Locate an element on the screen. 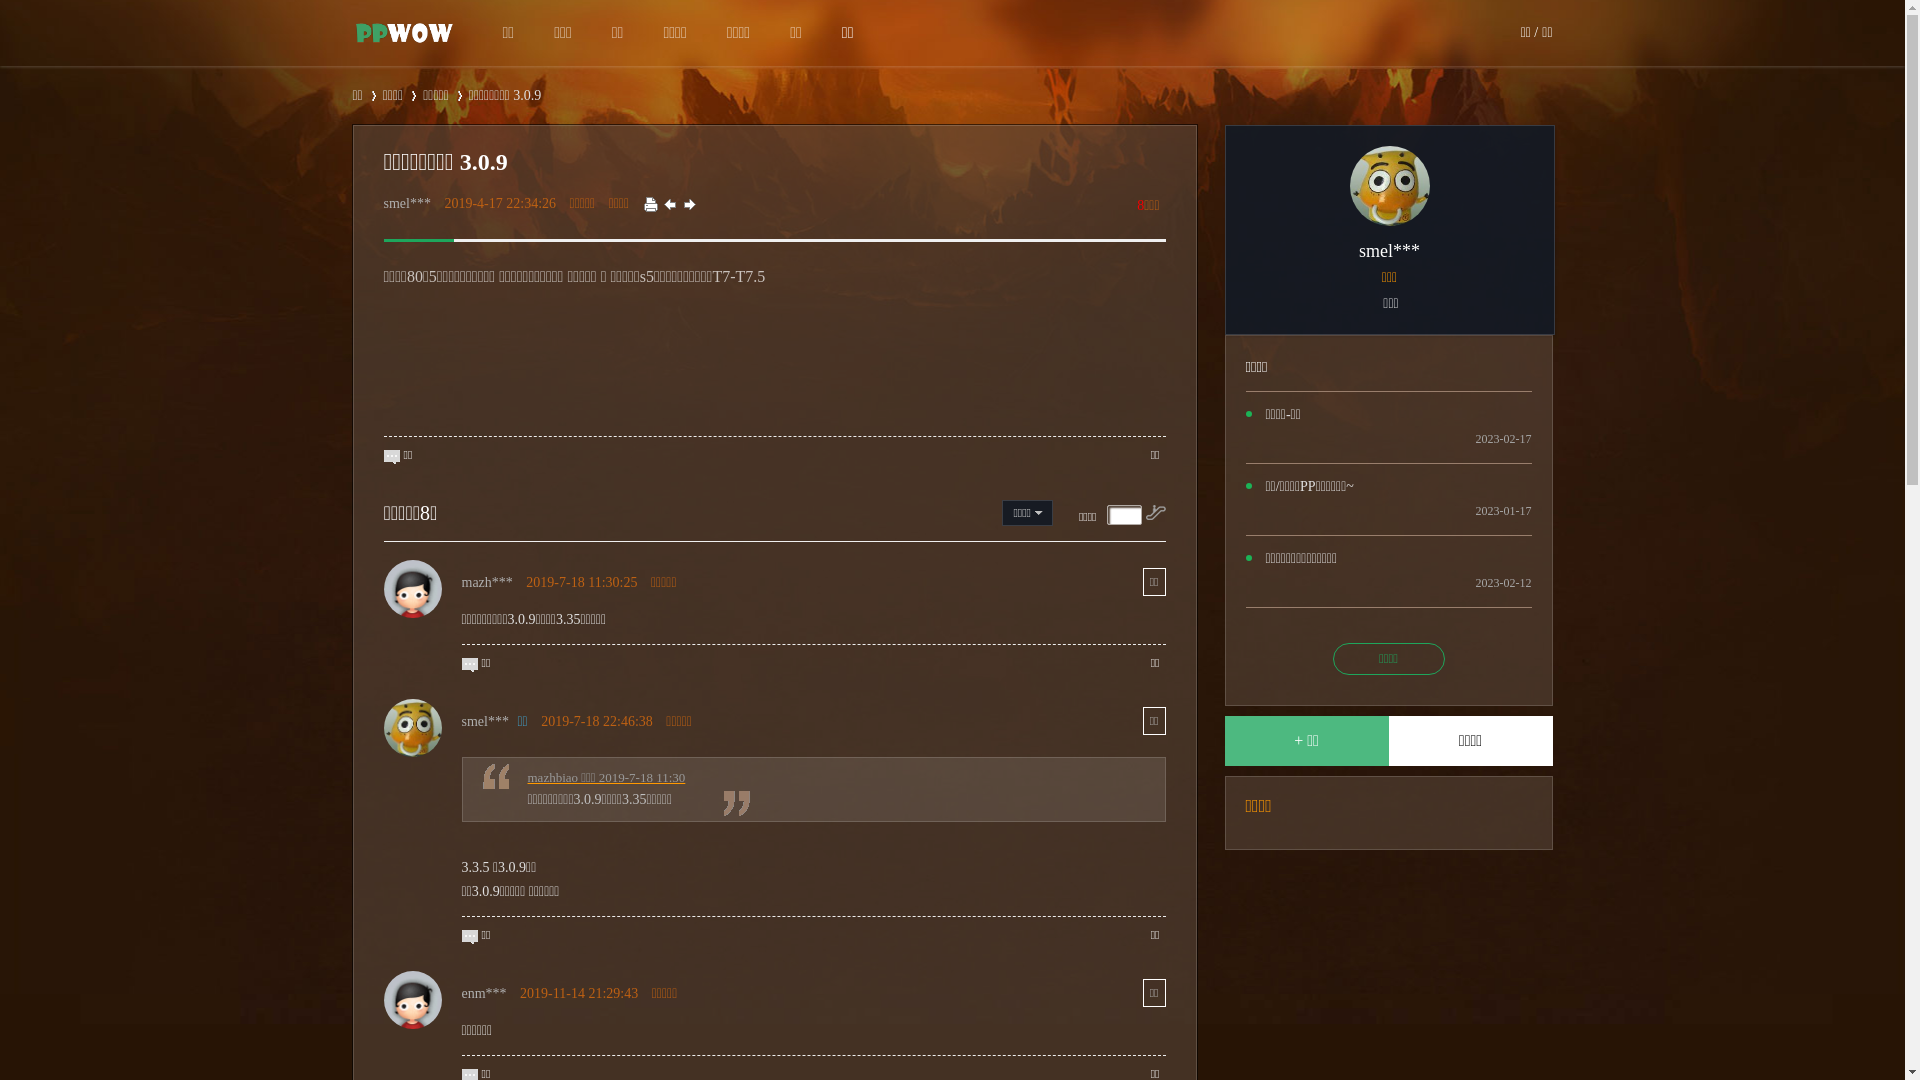 This screenshot has height=1080, width=1920. 'smel***' is located at coordinates (1389, 250).